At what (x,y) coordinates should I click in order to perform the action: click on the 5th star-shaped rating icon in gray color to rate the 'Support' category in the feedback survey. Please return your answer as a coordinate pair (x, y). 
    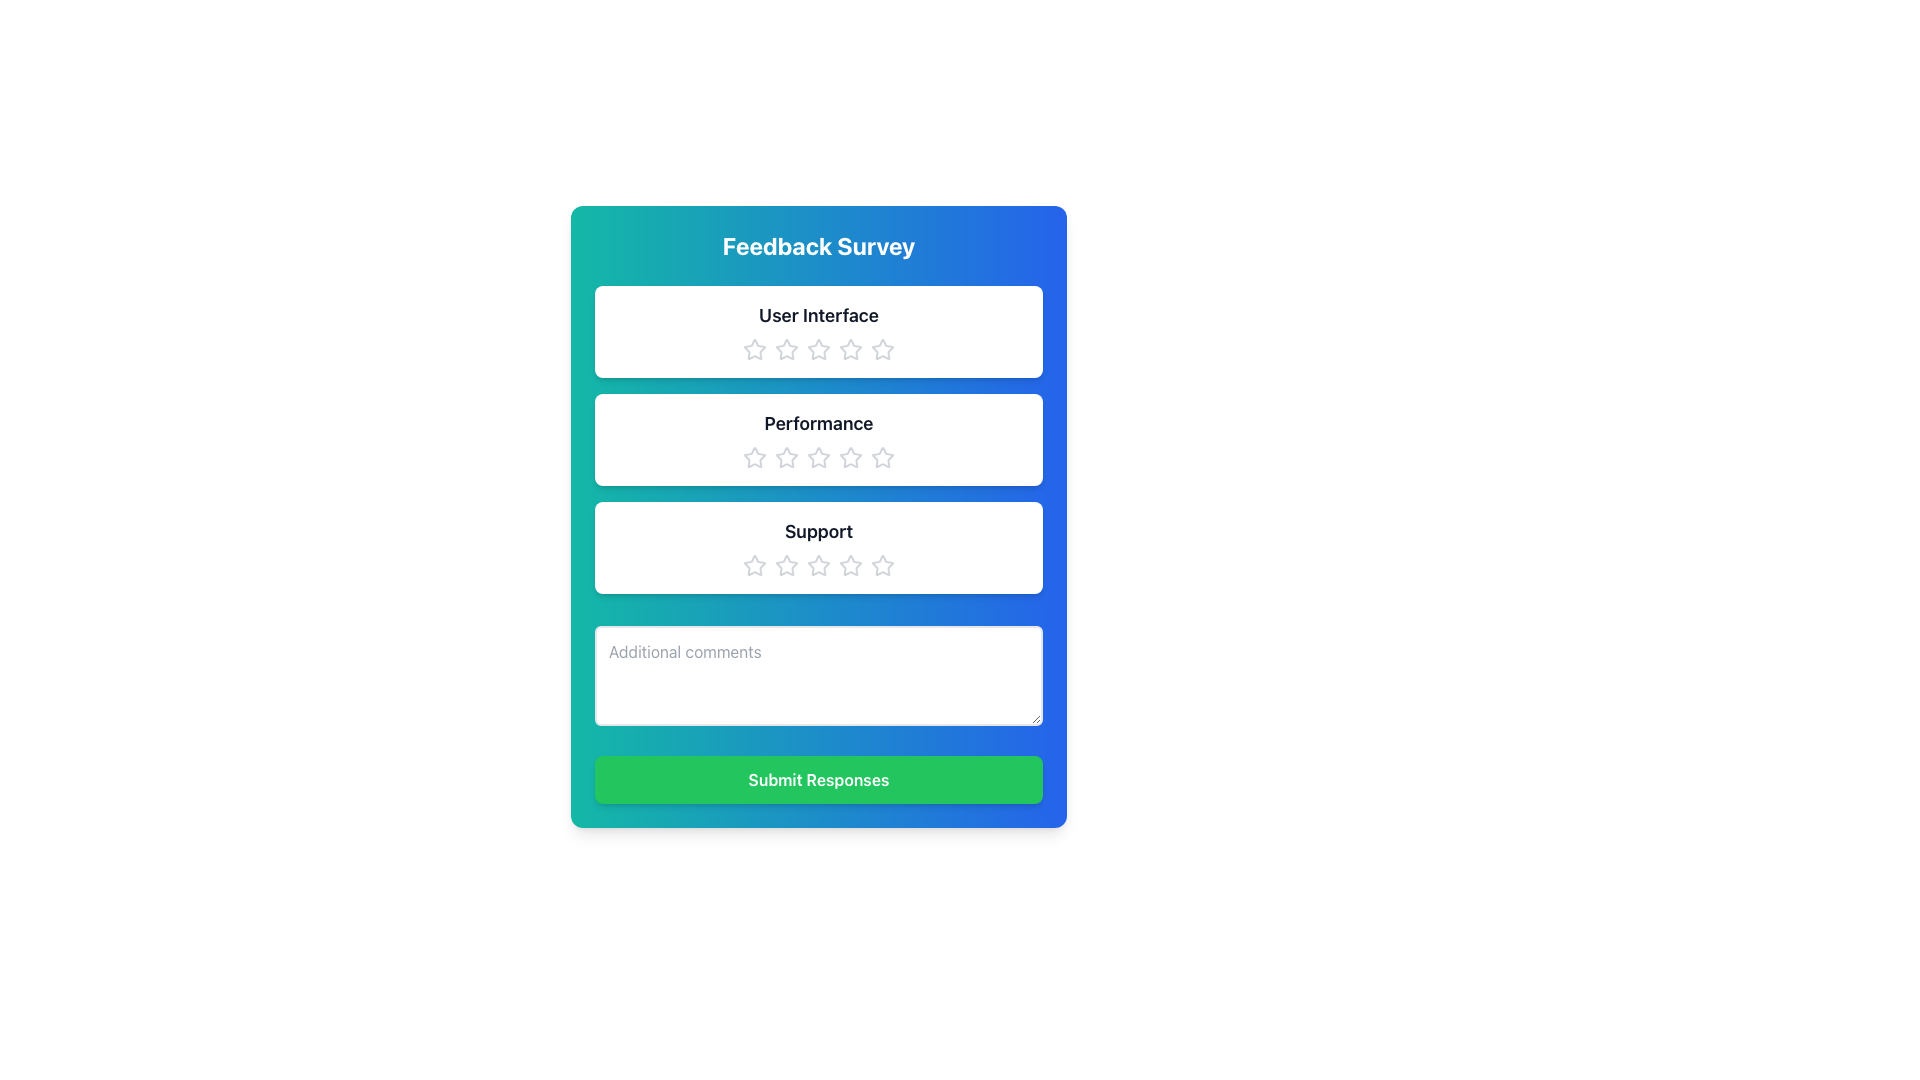
    Looking at the image, I should click on (882, 566).